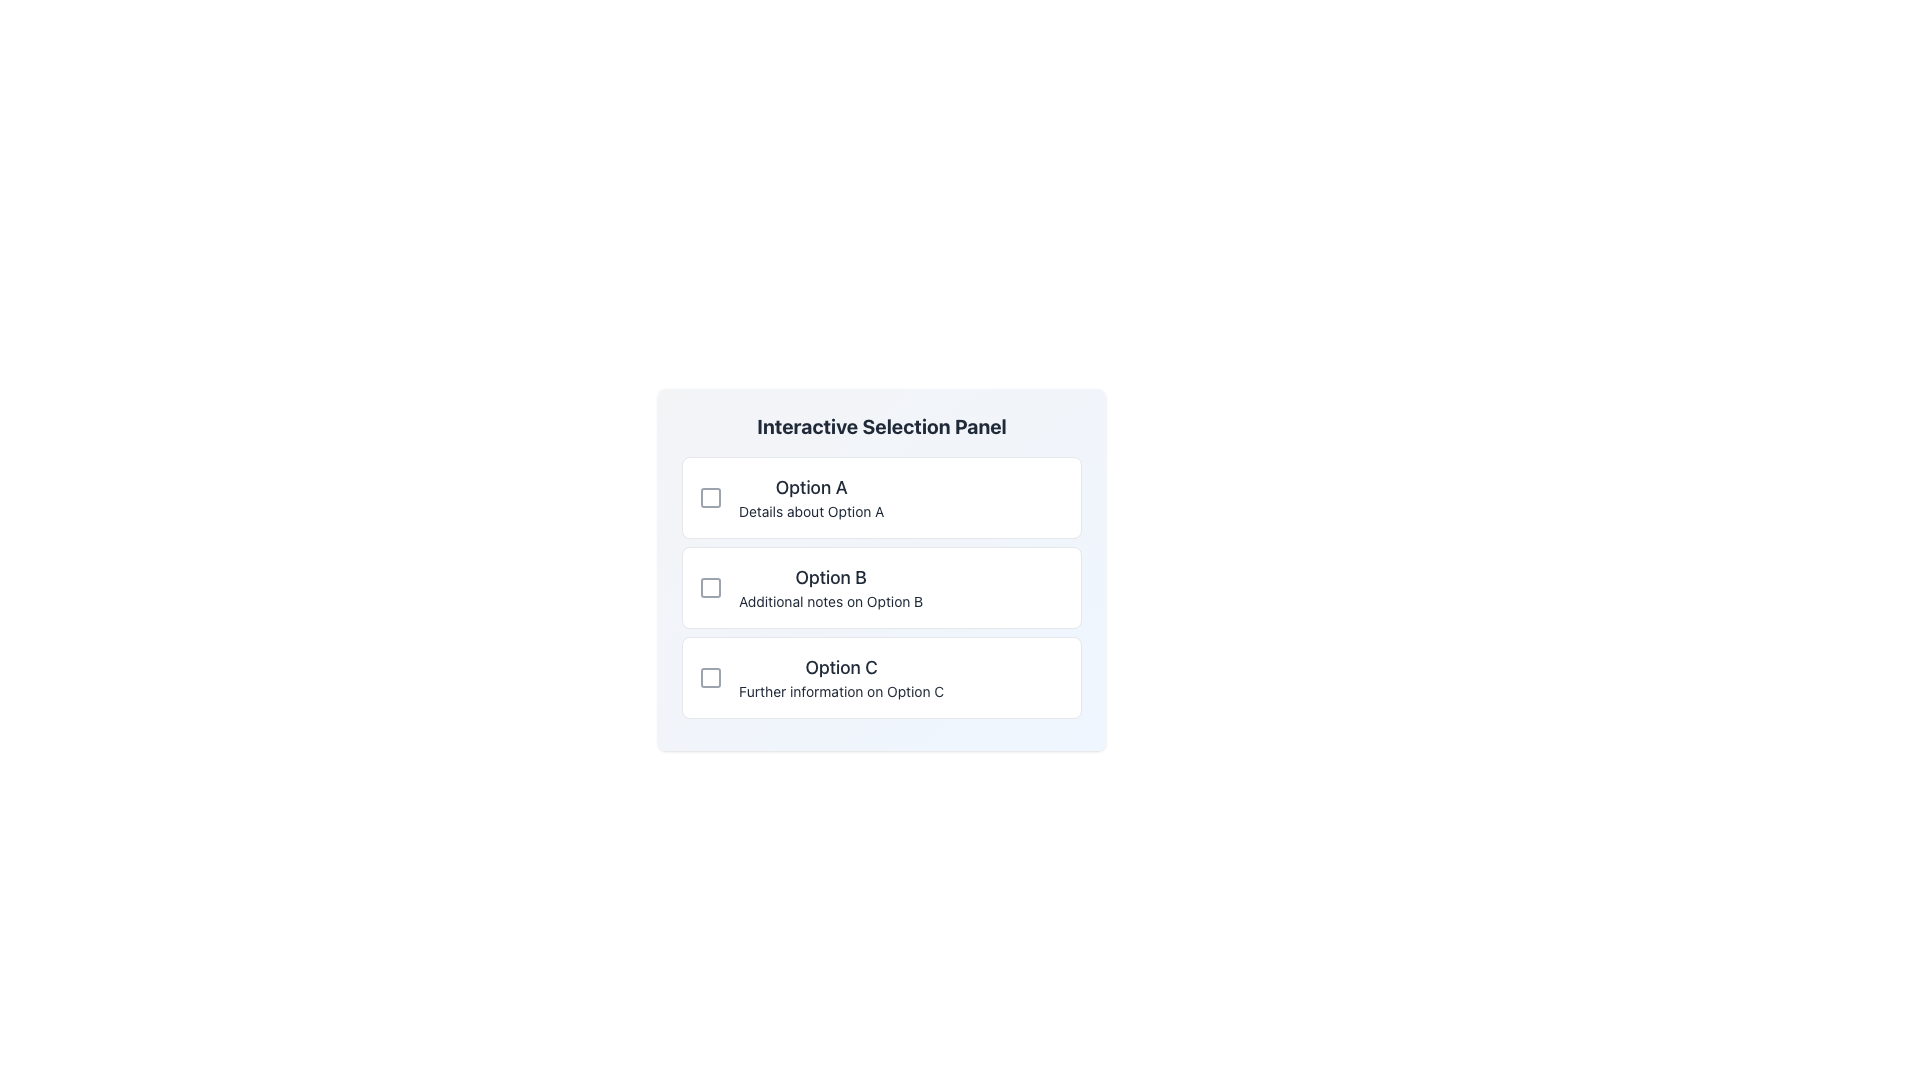 Image resolution: width=1920 pixels, height=1080 pixels. Describe the element at coordinates (841, 690) in the screenshot. I see `the text label displaying 'Further information on Option C', which is positioned beneath the larger text 'Option C' in the third option block of the interactive selection panel` at that location.